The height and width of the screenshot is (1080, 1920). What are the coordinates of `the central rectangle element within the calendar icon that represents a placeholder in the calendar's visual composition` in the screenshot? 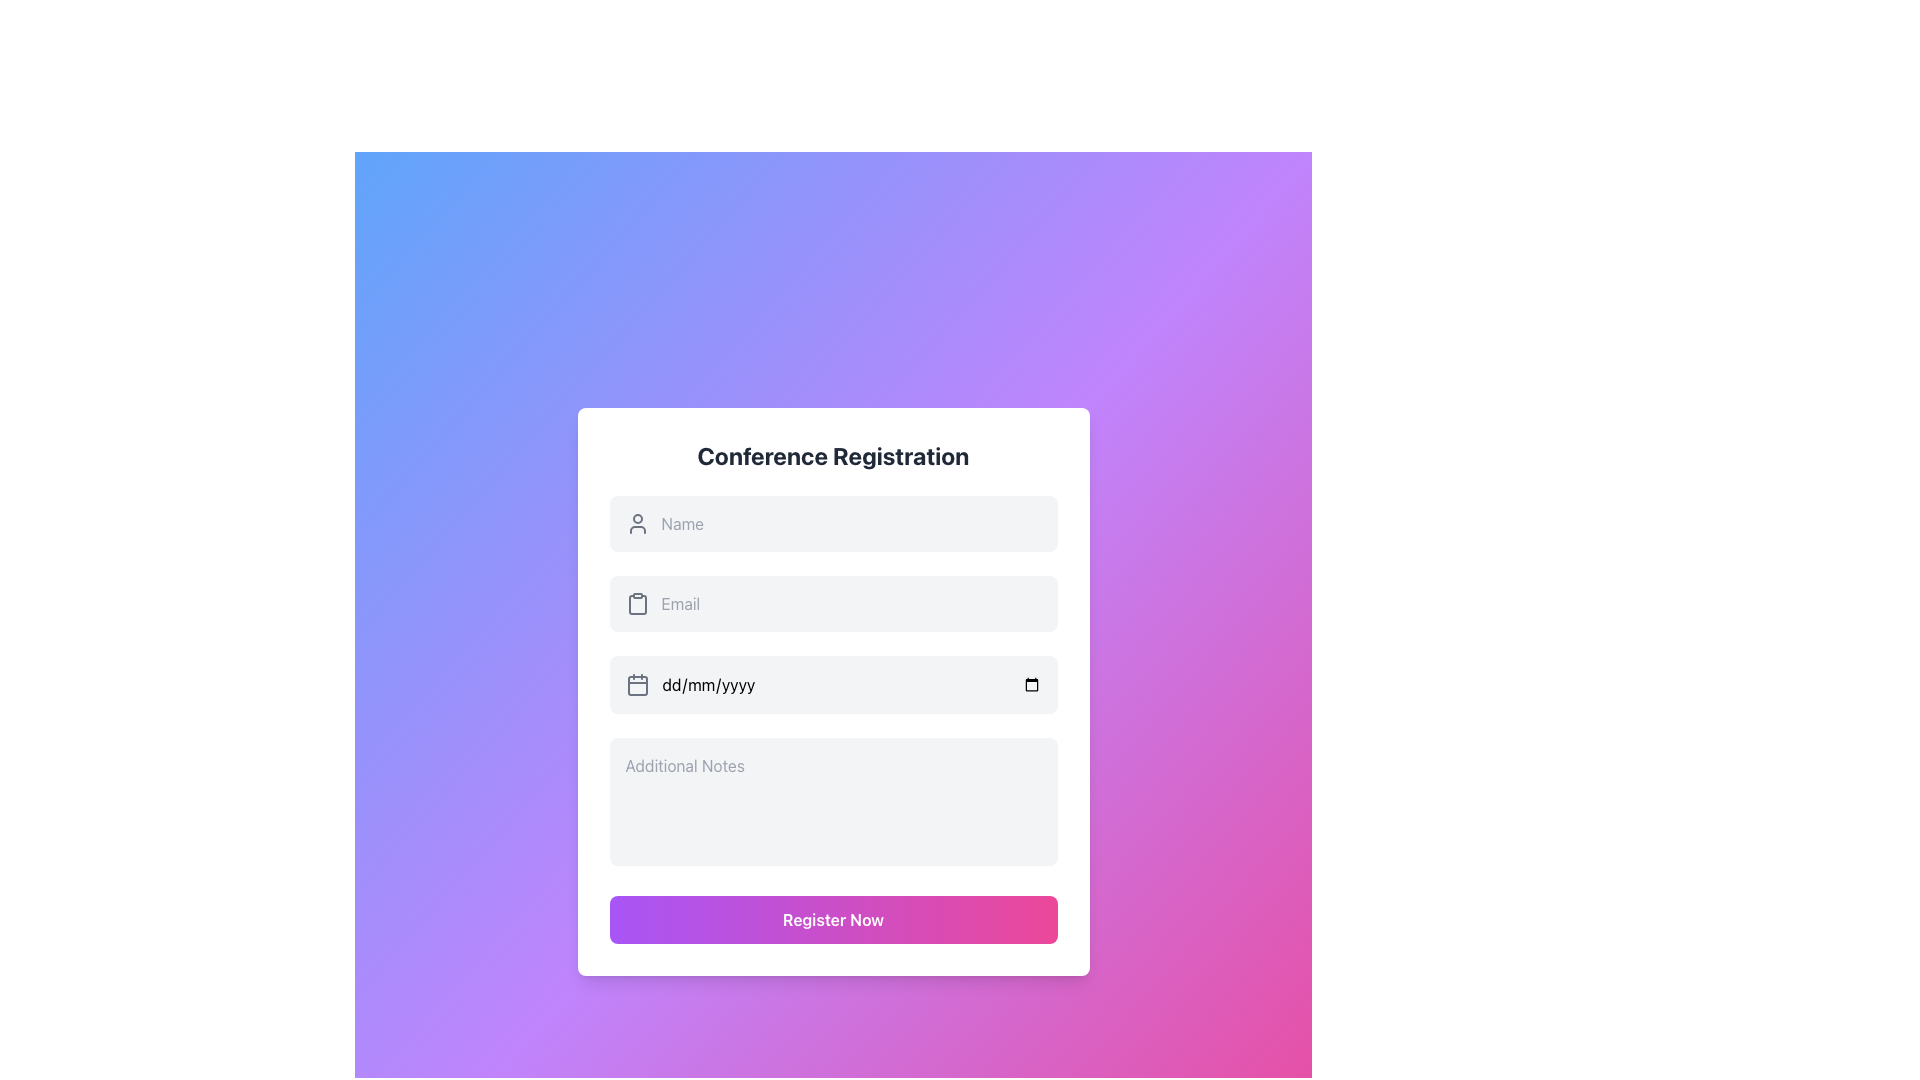 It's located at (636, 685).